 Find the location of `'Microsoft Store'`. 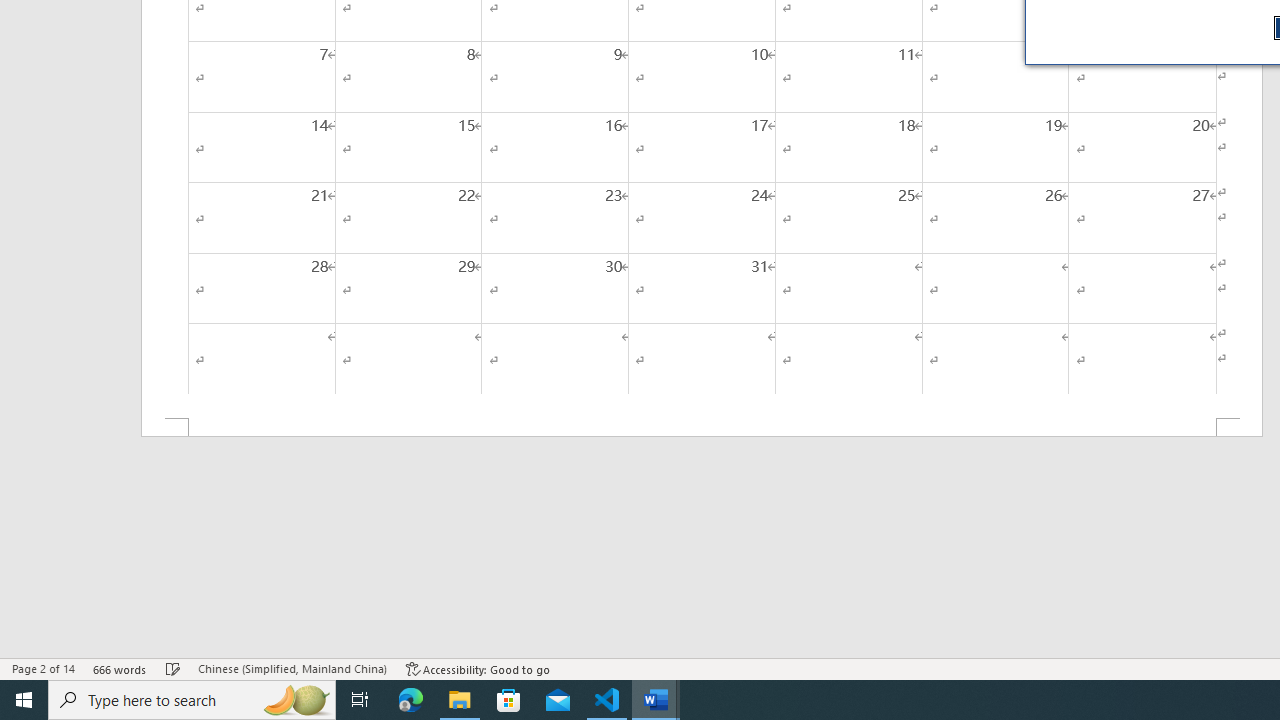

'Microsoft Store' is located at coordinates (509, 698).